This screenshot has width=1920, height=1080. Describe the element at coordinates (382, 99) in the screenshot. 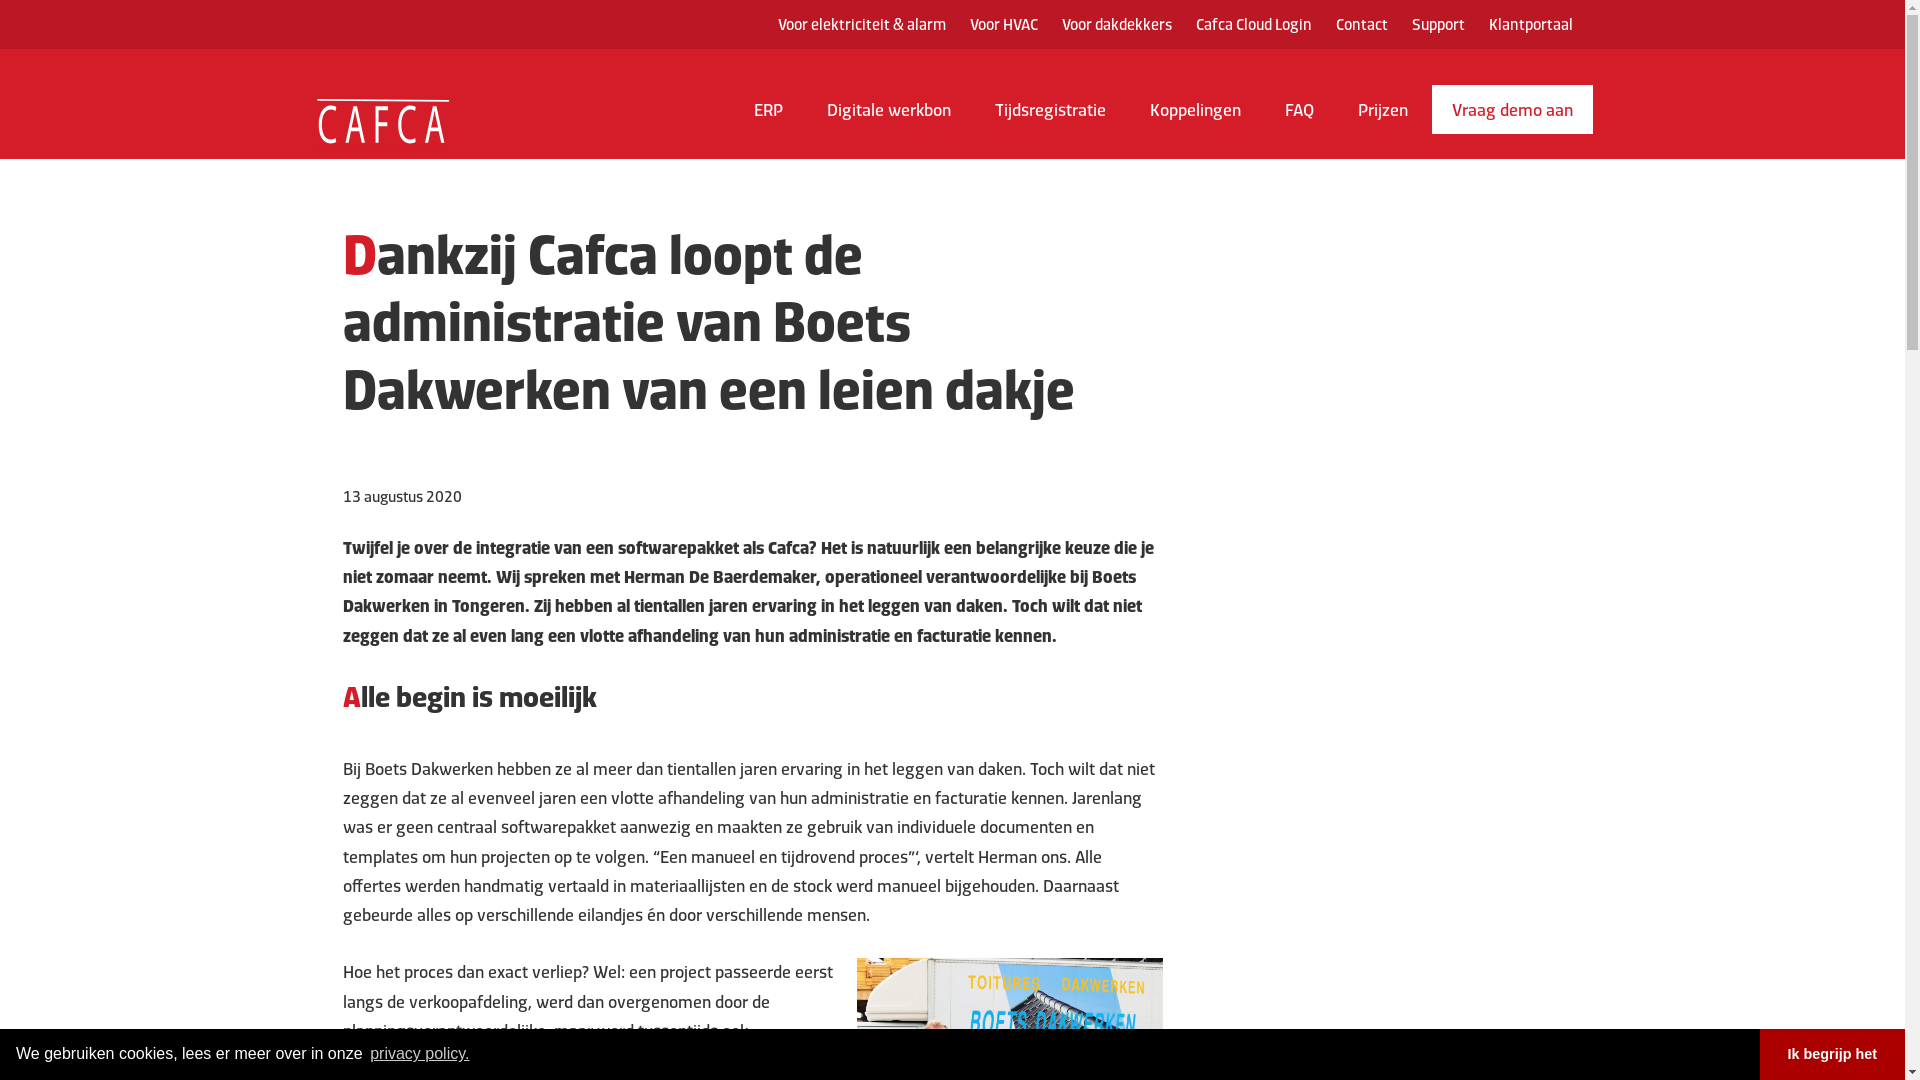

I see `'Cafca Software voor Installatiebedrijven'` at that location.